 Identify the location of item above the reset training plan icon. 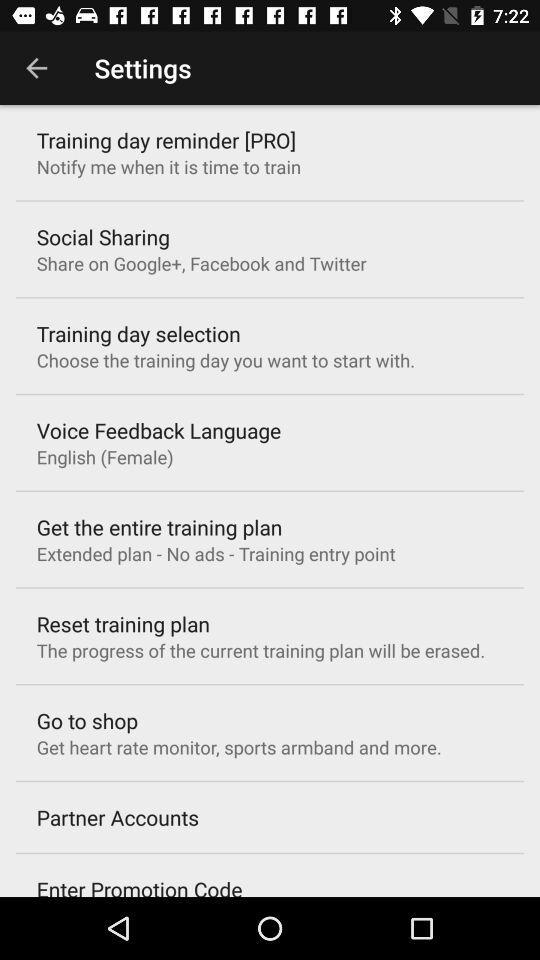
(215, 553).